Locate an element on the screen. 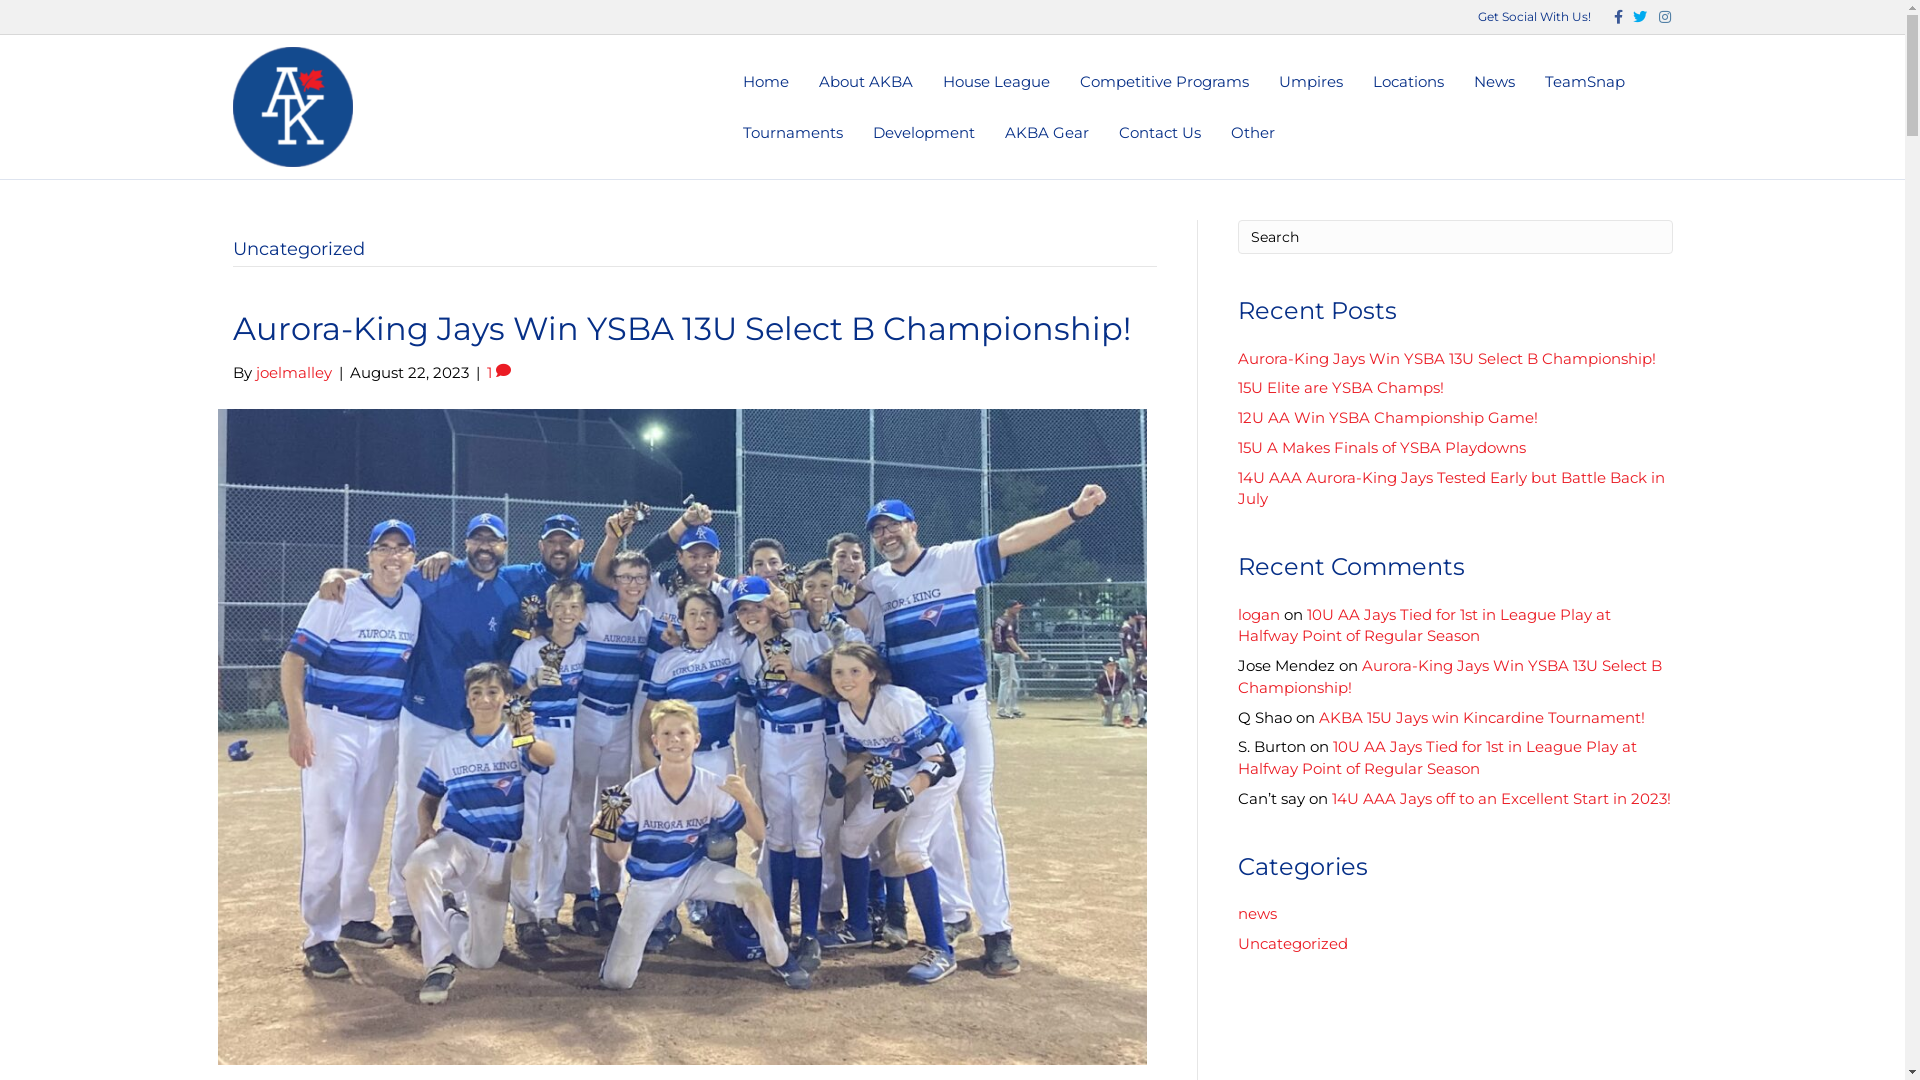  'joelmalley' is located at coordinates (292, 372).